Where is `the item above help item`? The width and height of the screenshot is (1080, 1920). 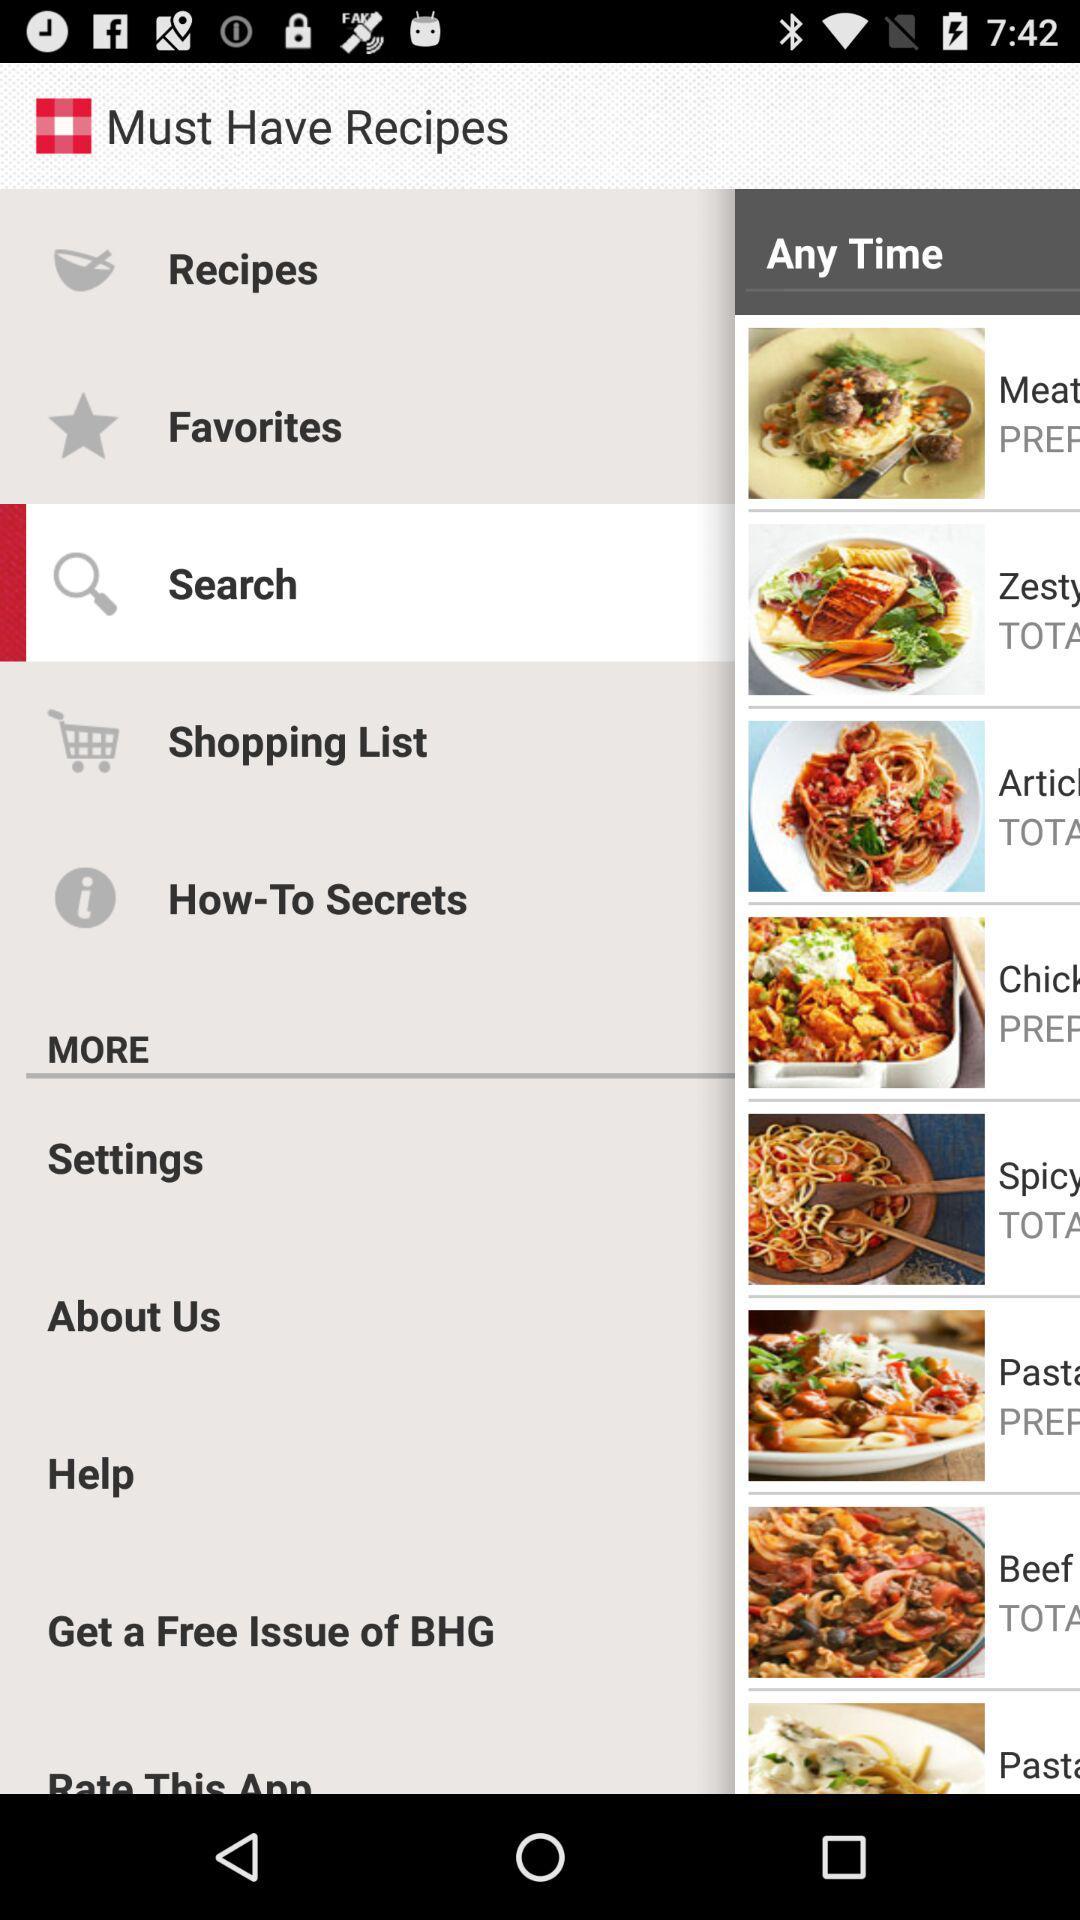
the item above help item is located at coordinates (134, 1314).